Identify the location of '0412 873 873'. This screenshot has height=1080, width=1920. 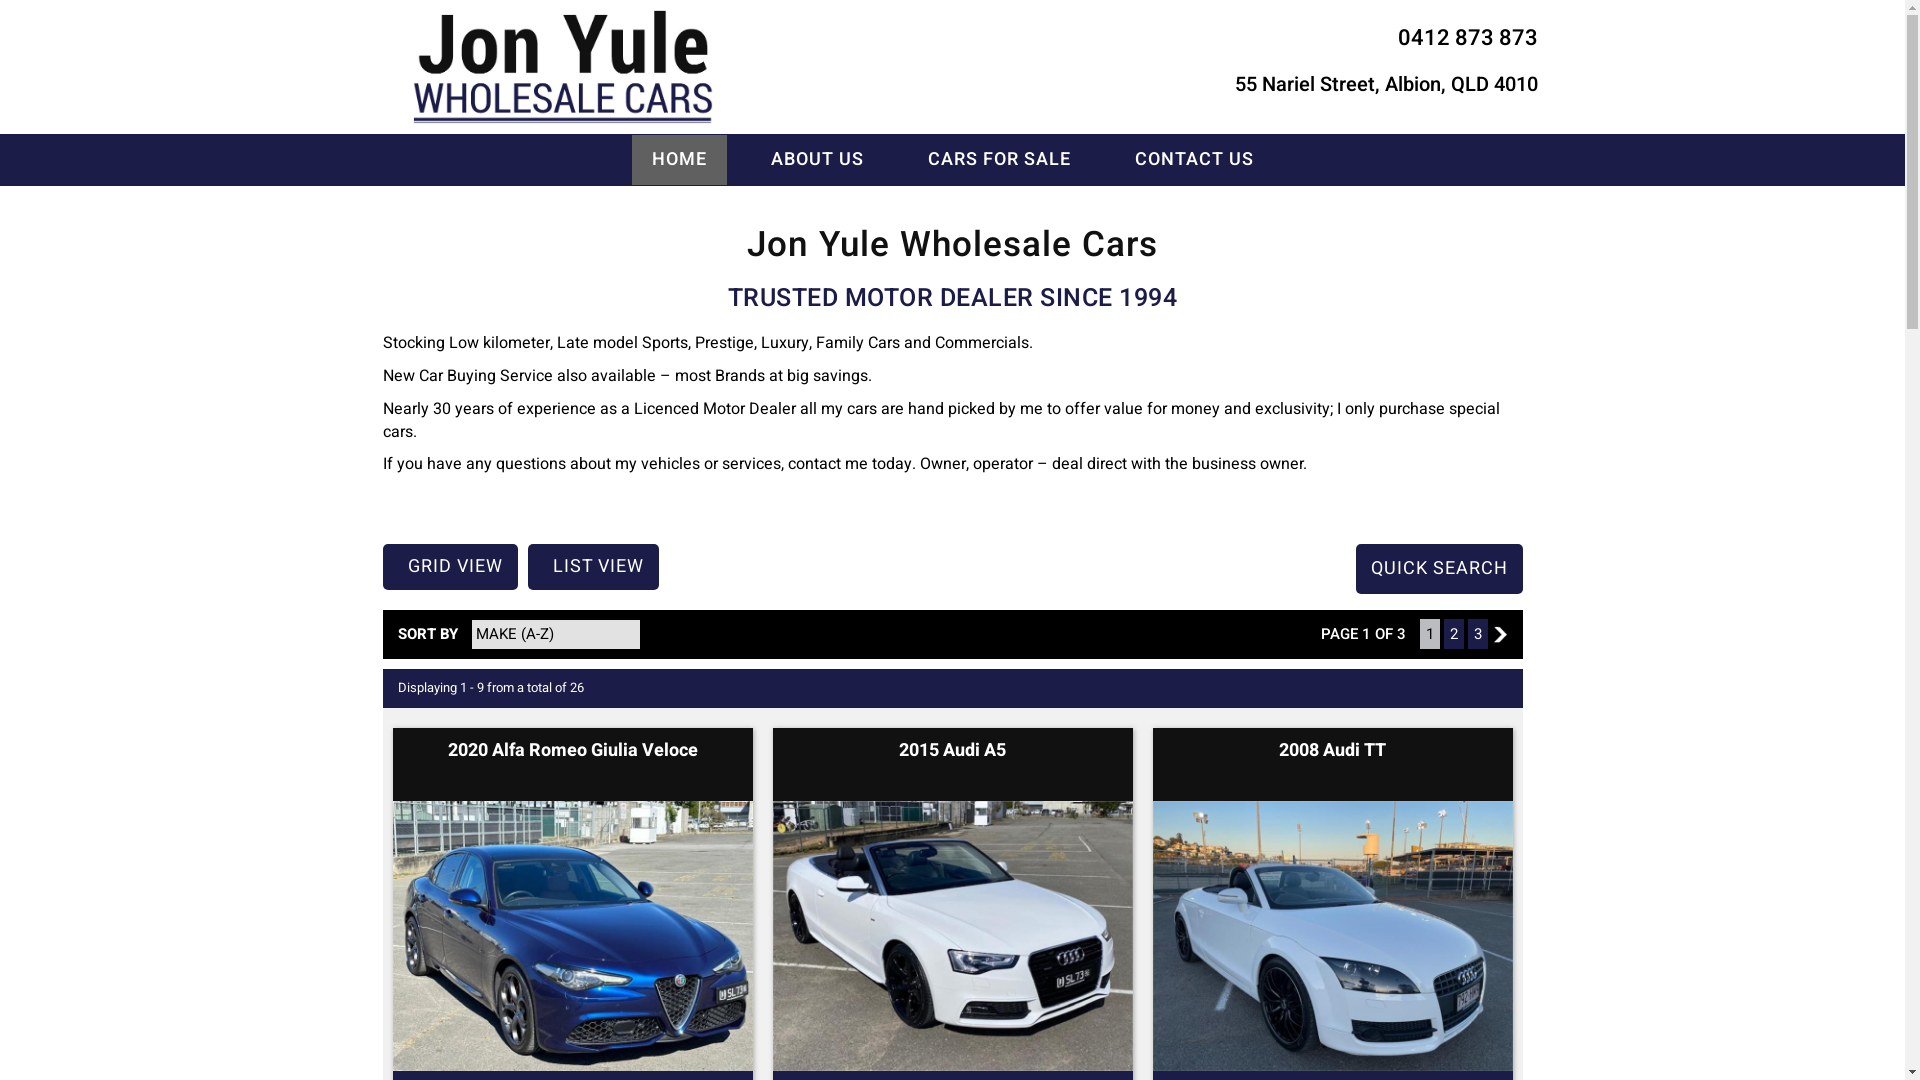
(1468, 38).